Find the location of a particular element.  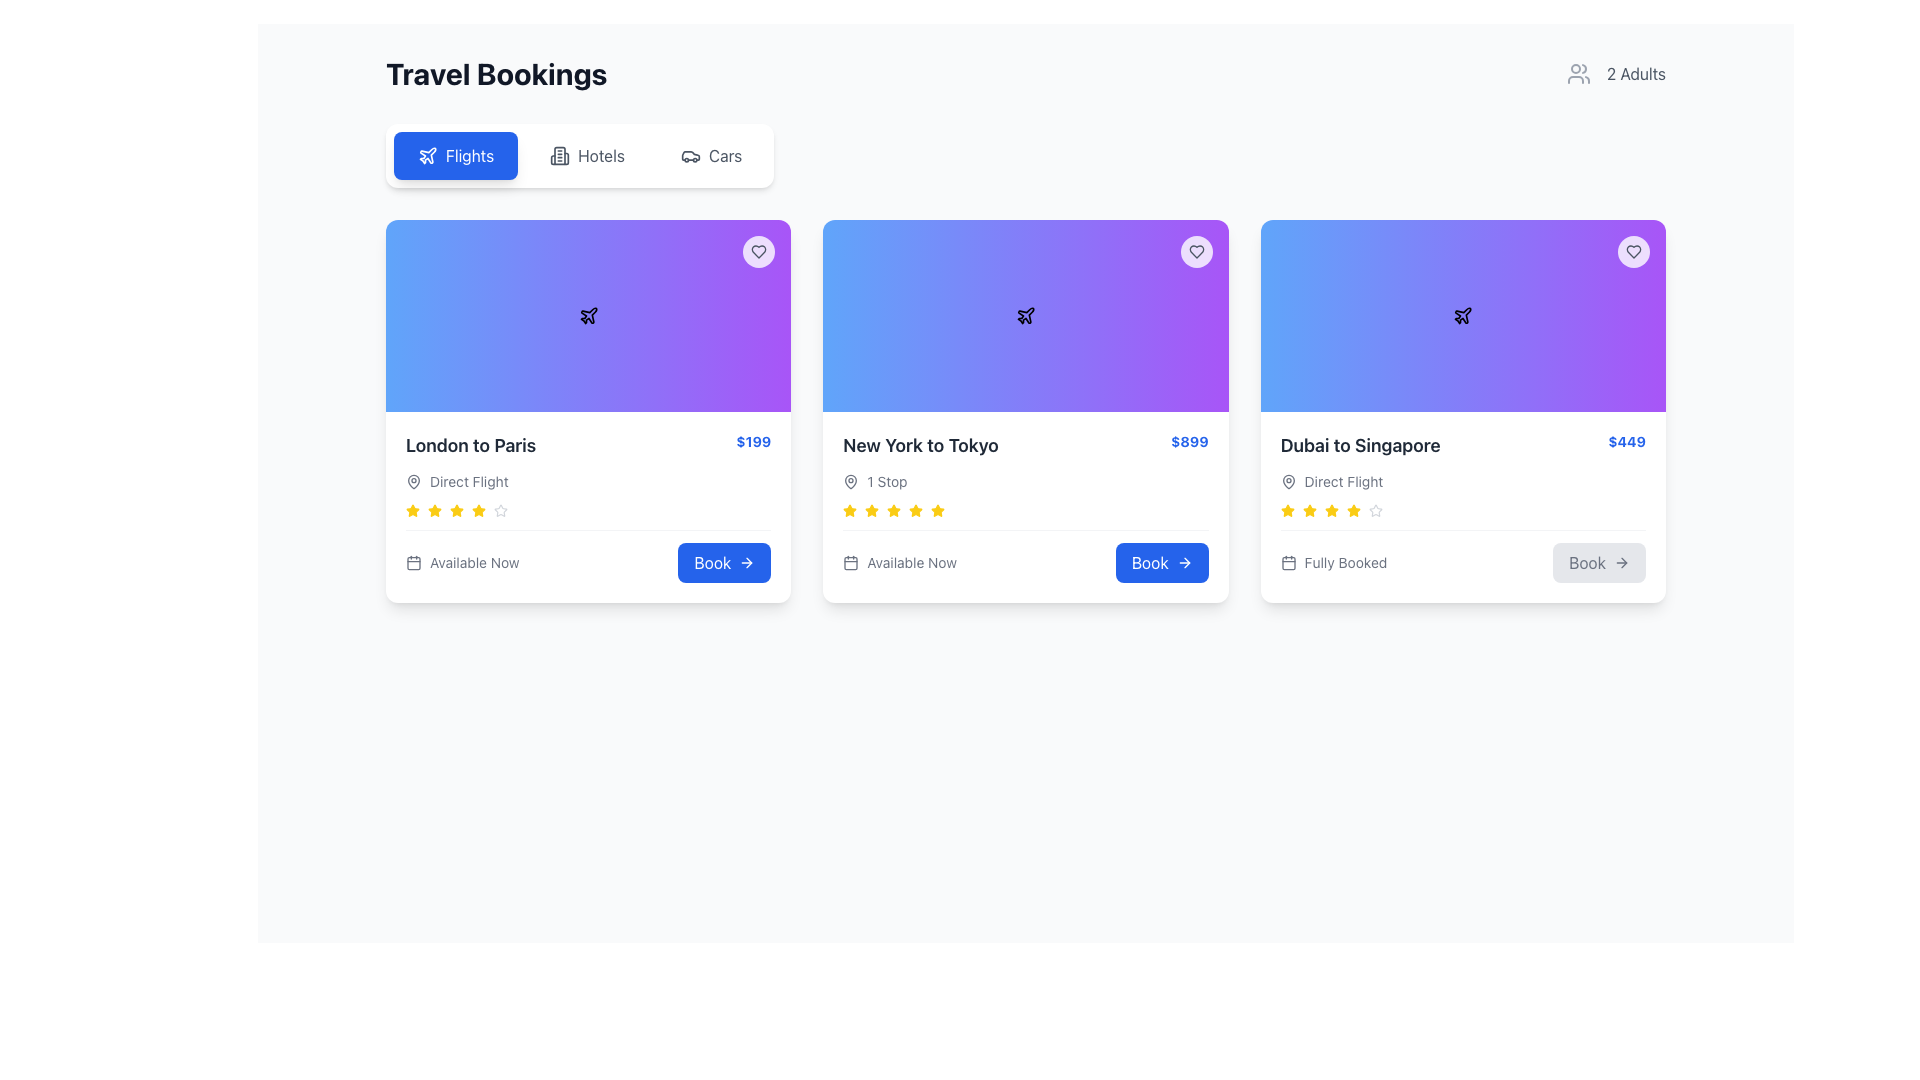

the leftmost yellow star icon below the 'Direct Flight' text for the 'New York to Tokyo' travel option is located at coordinates (1287, 509).